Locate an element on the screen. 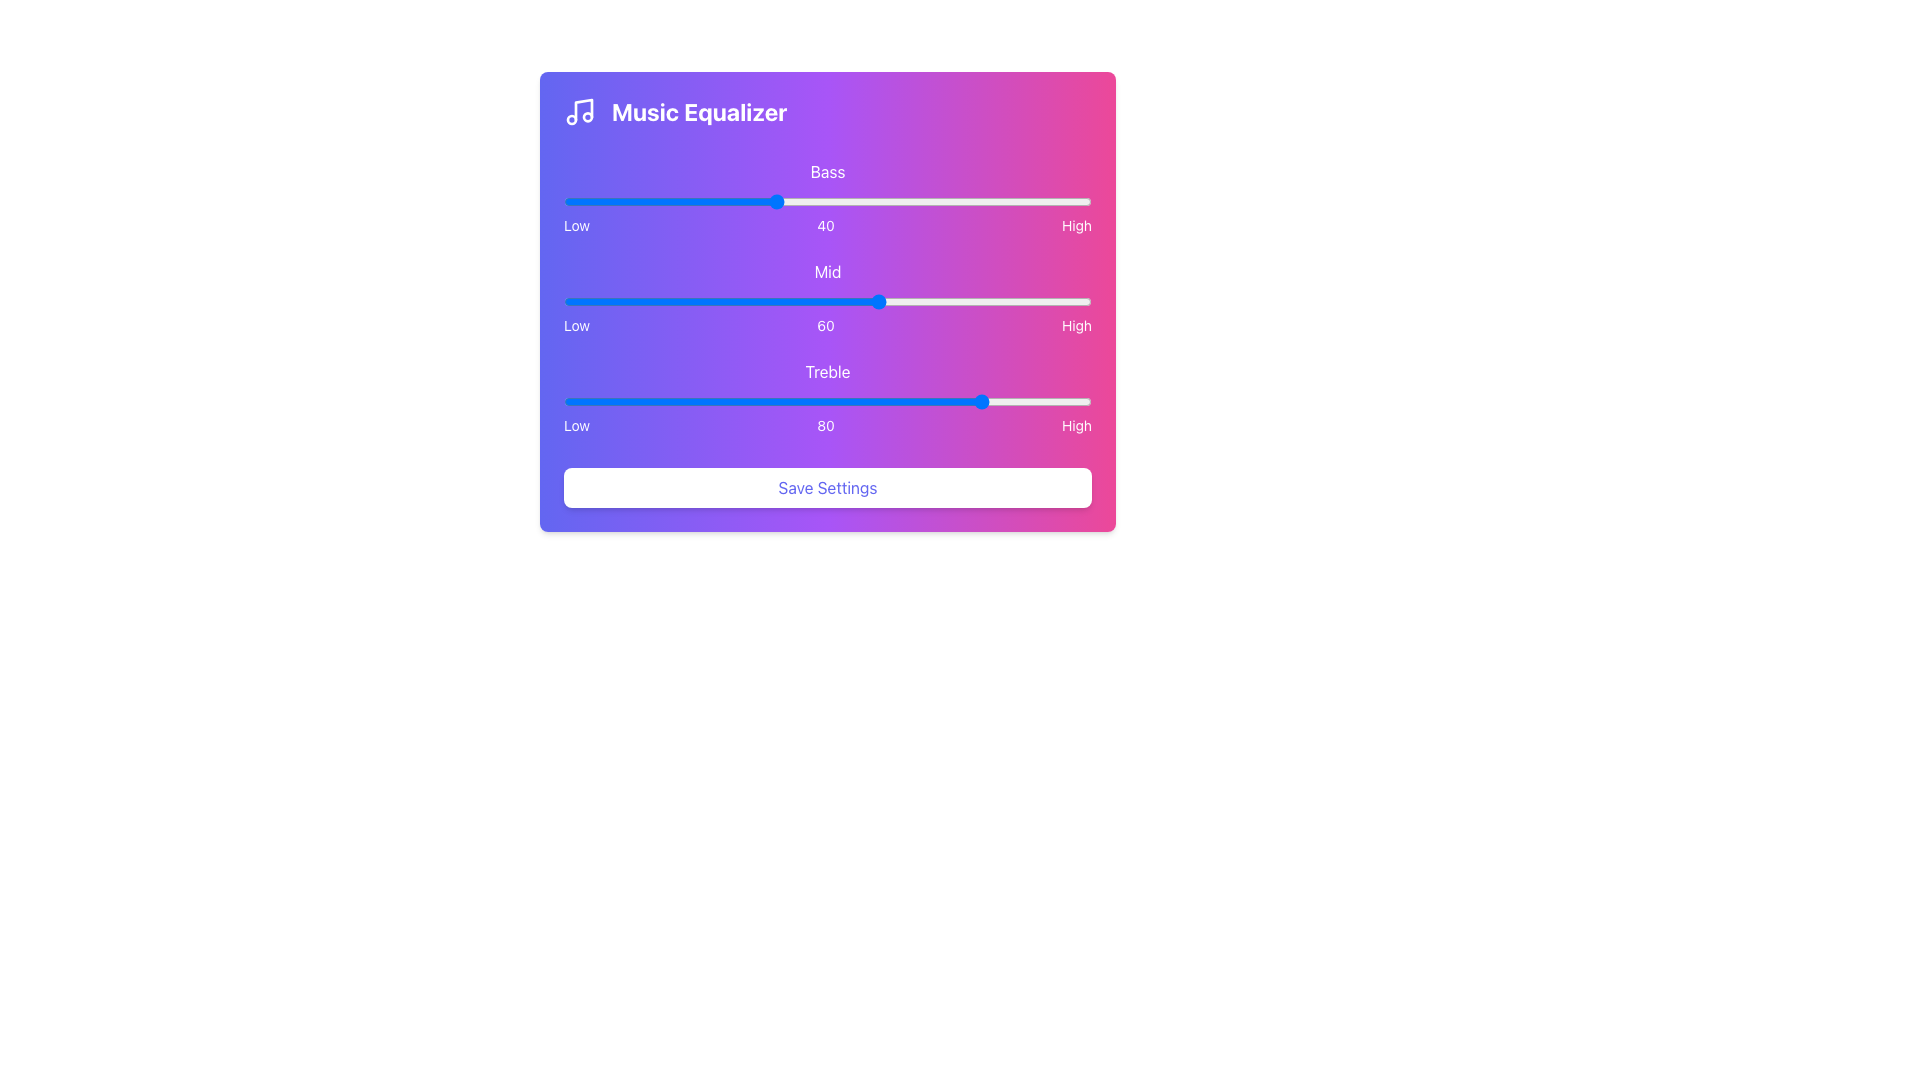  the Text Display element that shows the numeric value '80', which is located between the 'Low' and 'High' labels and aligned with the Mid section slider is located at coordinates (825, 424).